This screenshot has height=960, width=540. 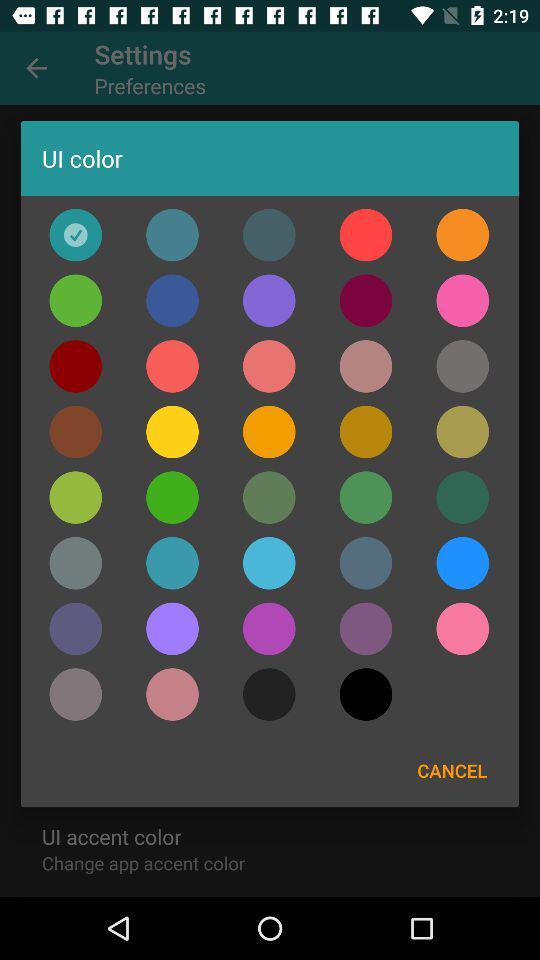 I want to click on the color bar, so click(x=74, y=563).